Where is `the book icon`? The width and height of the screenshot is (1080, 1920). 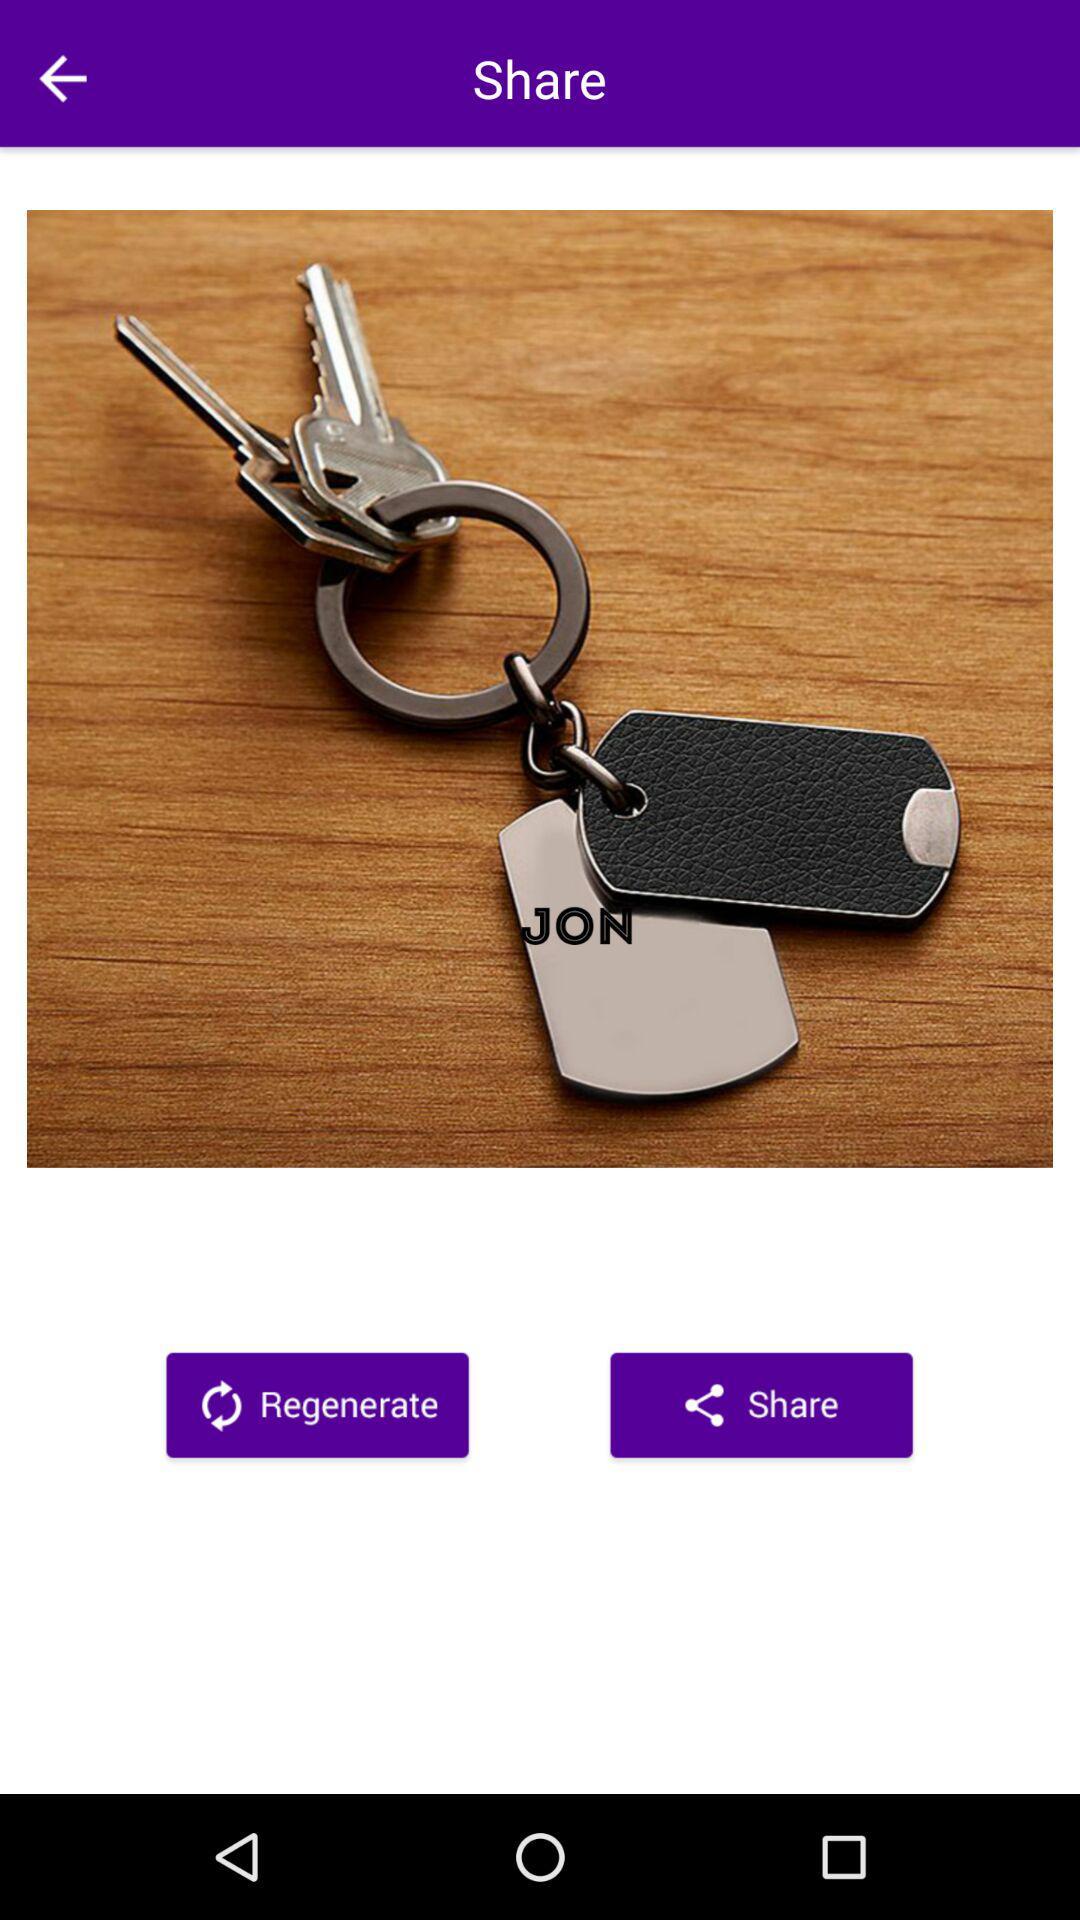
the book icon is located at coordinates (316, 1508).